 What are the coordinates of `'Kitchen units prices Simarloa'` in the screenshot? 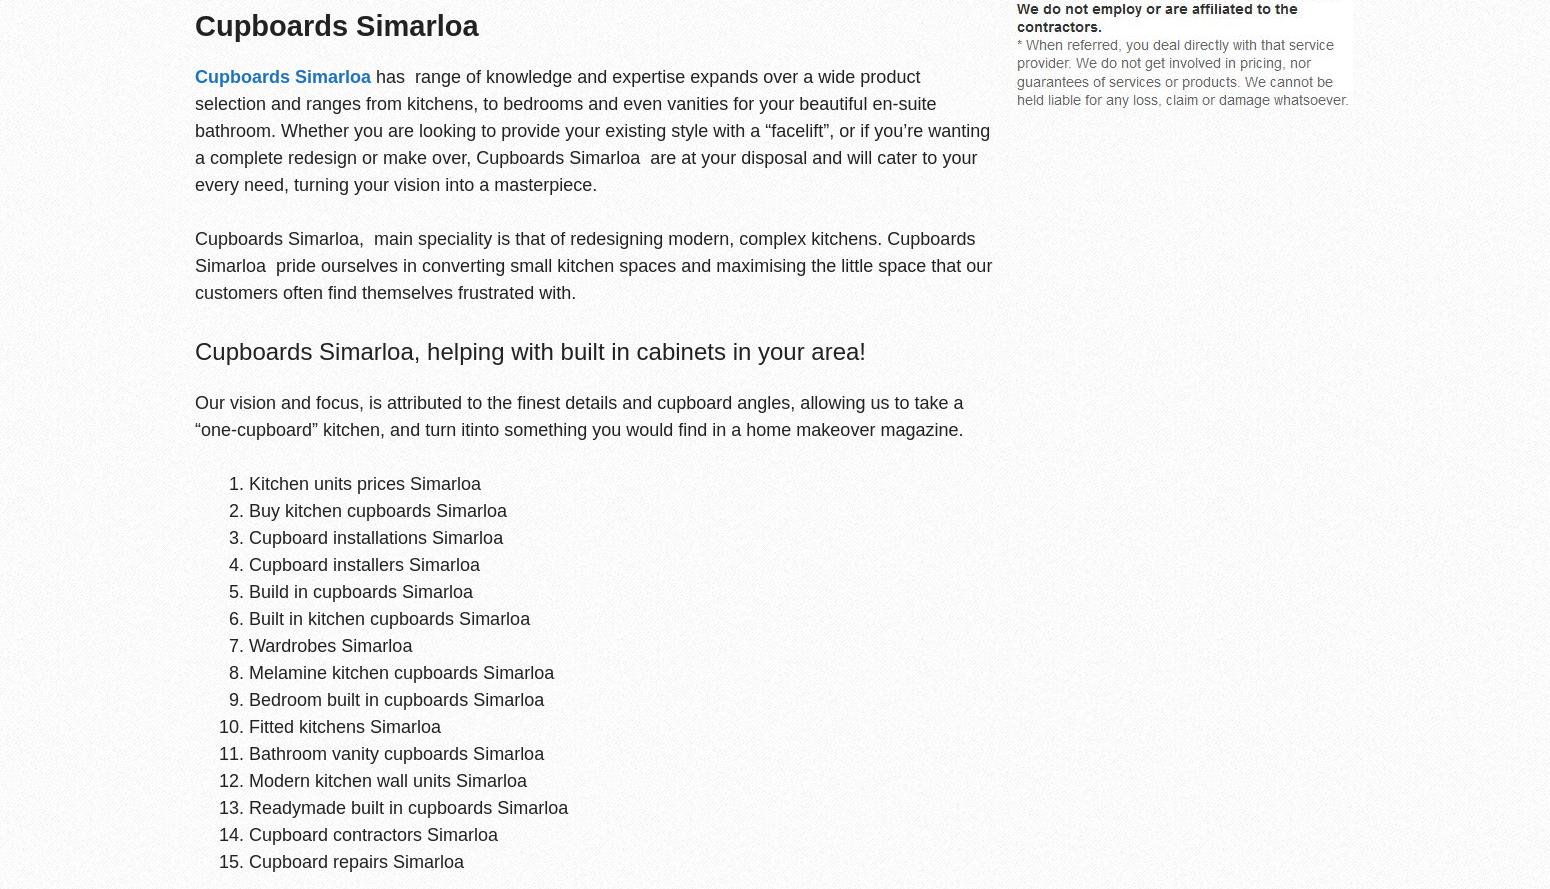 It's located at (364, 481).